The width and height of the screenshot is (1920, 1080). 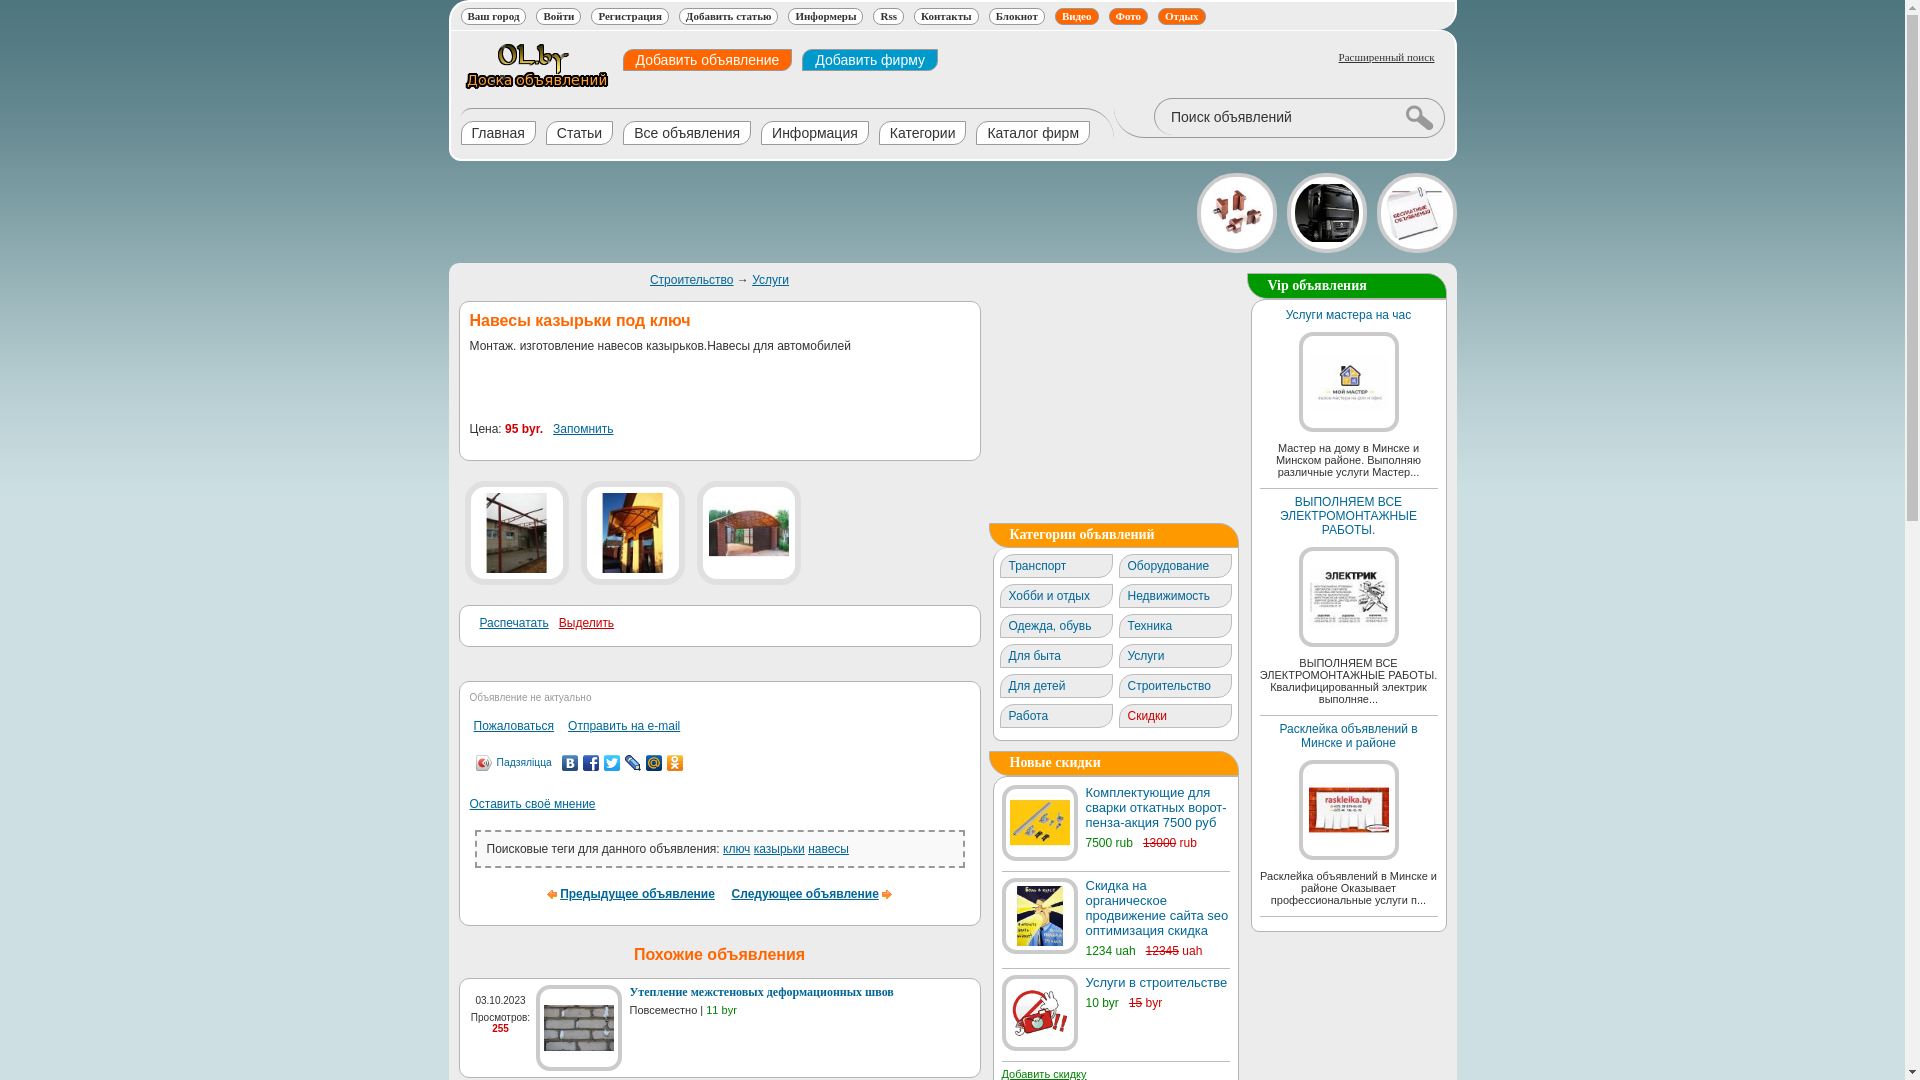 I want to click on 'LiveJournal', so click(x=632, y=763).